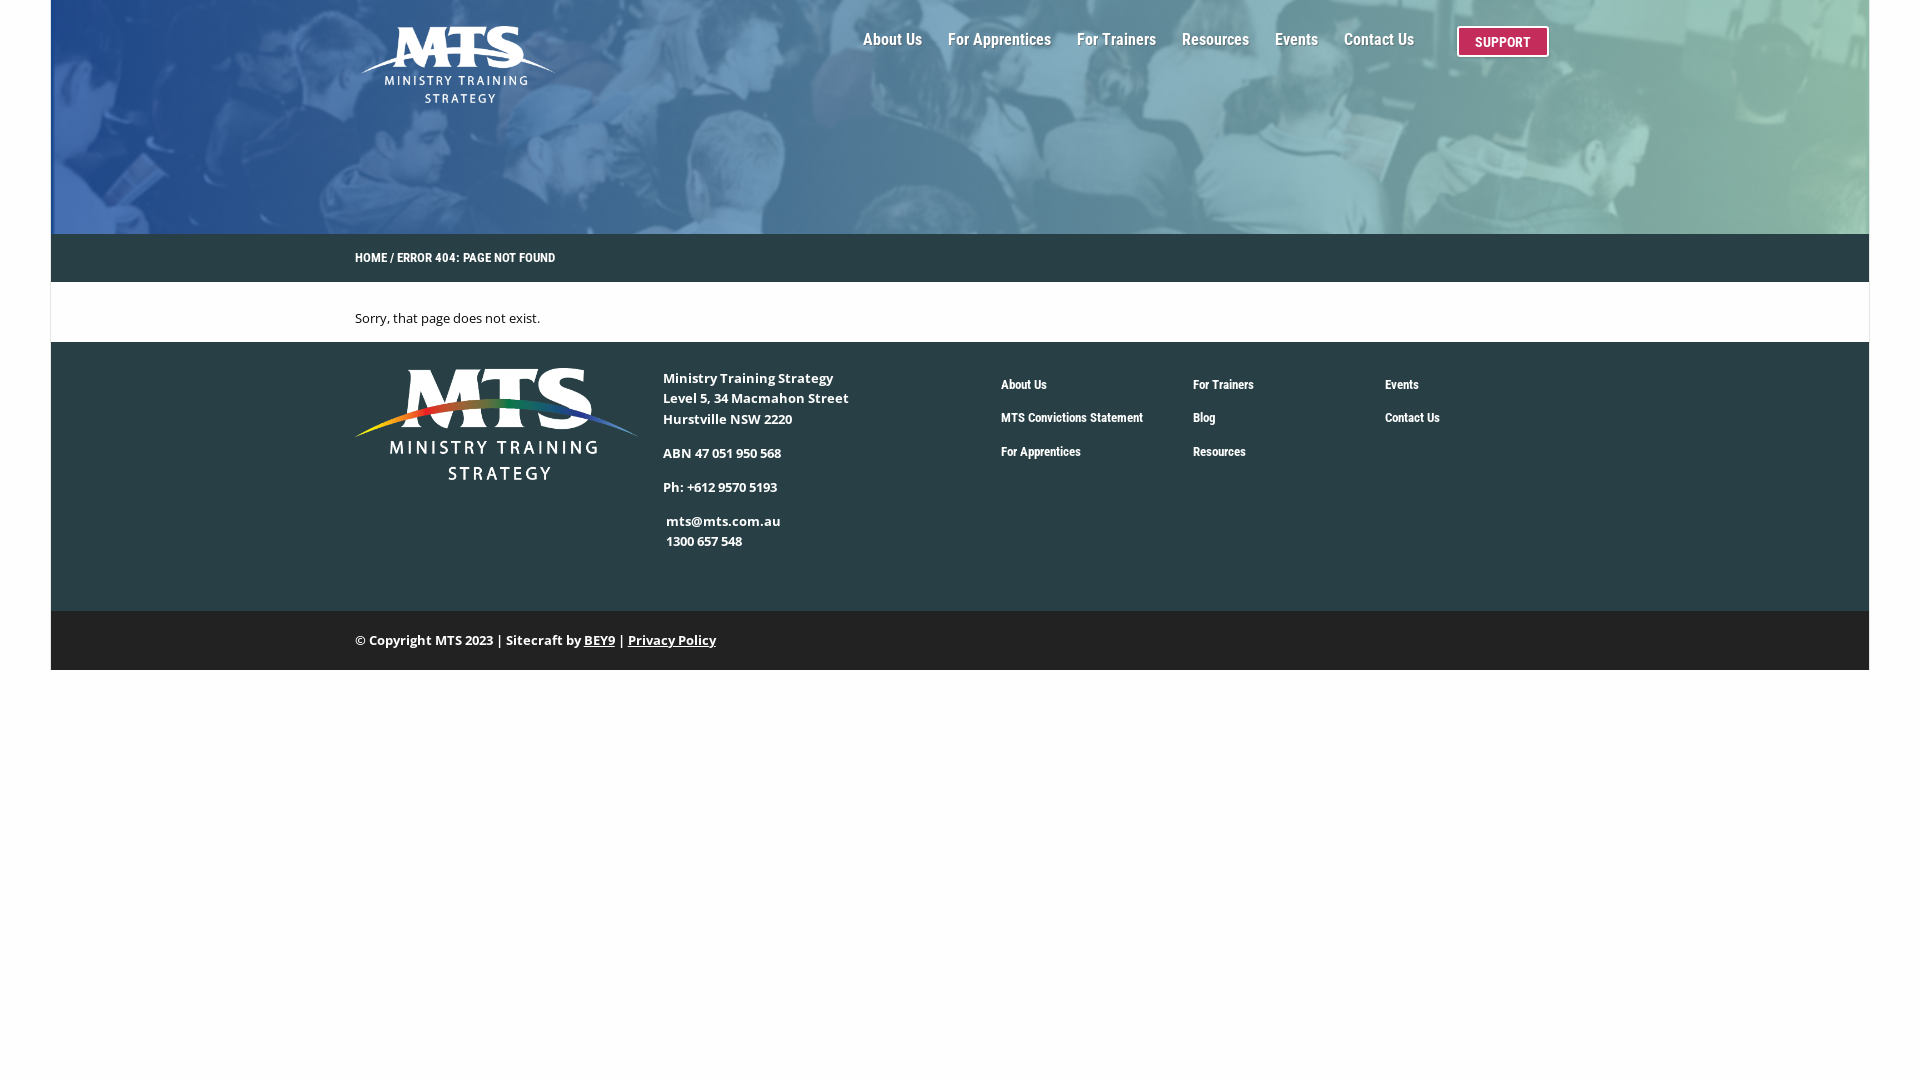 The width and height of the screenshot is (1920, 1080). What do you see at coordinates (891, 46) in the screenshot?
I see `'About Us'` at bounding box center [891, 46].